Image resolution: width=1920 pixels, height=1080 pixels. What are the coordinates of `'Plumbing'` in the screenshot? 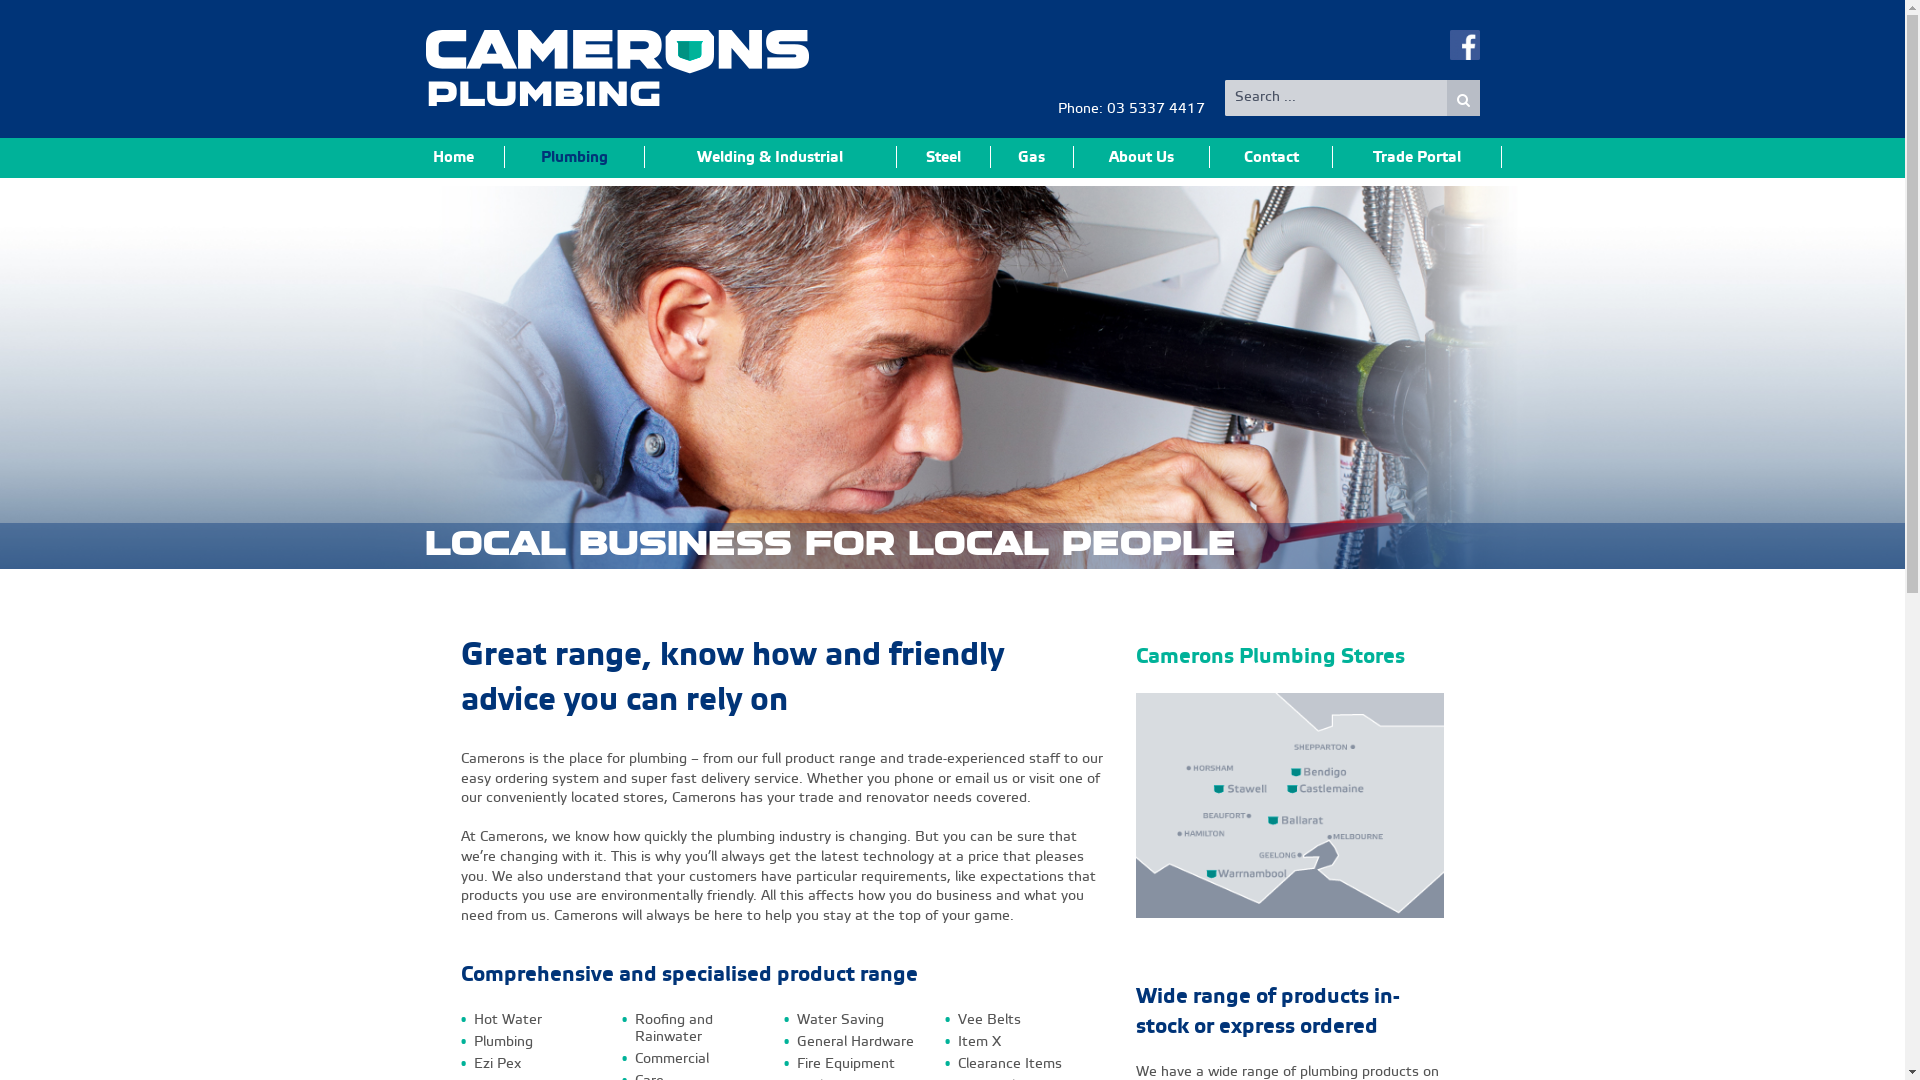 It's located at (574, 156).